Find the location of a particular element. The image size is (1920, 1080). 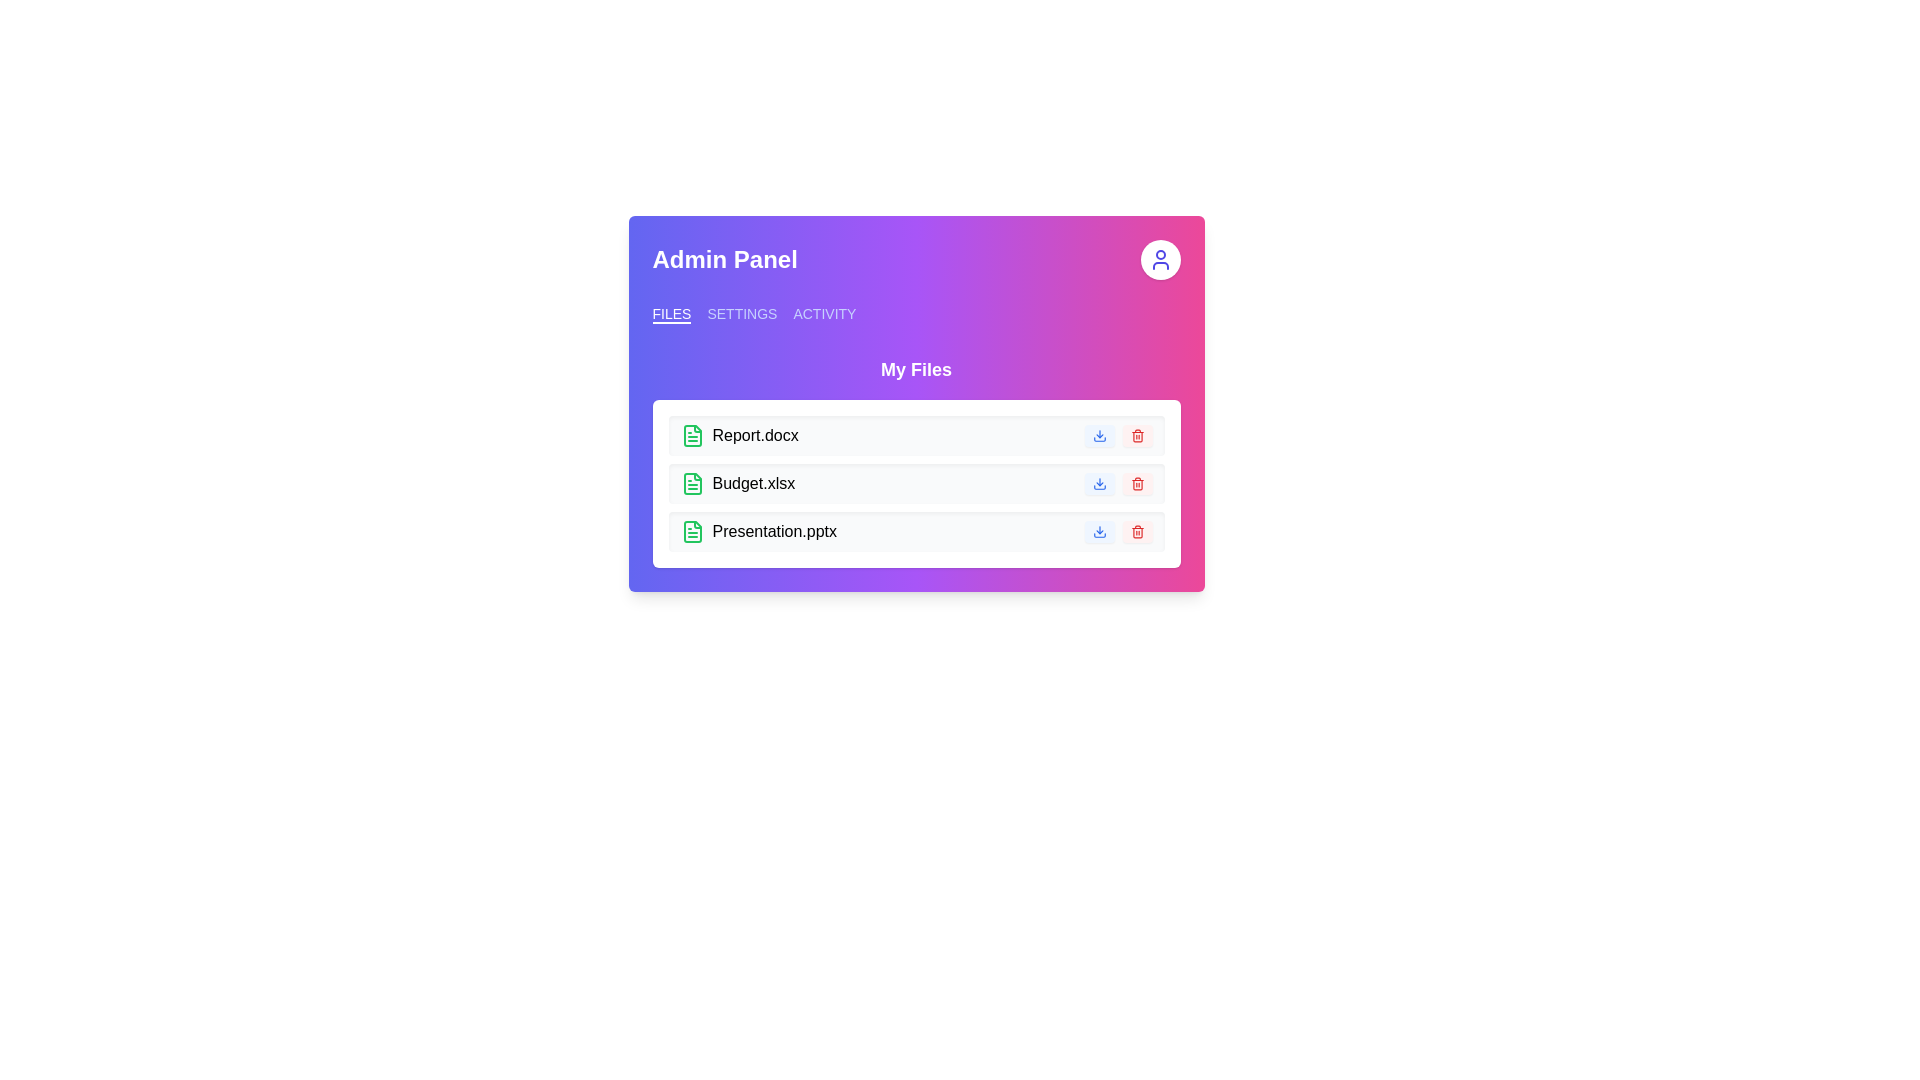

the 'FILES' navigation tab, which is the first item in the navigation bar is located at coordinates (672, 313).